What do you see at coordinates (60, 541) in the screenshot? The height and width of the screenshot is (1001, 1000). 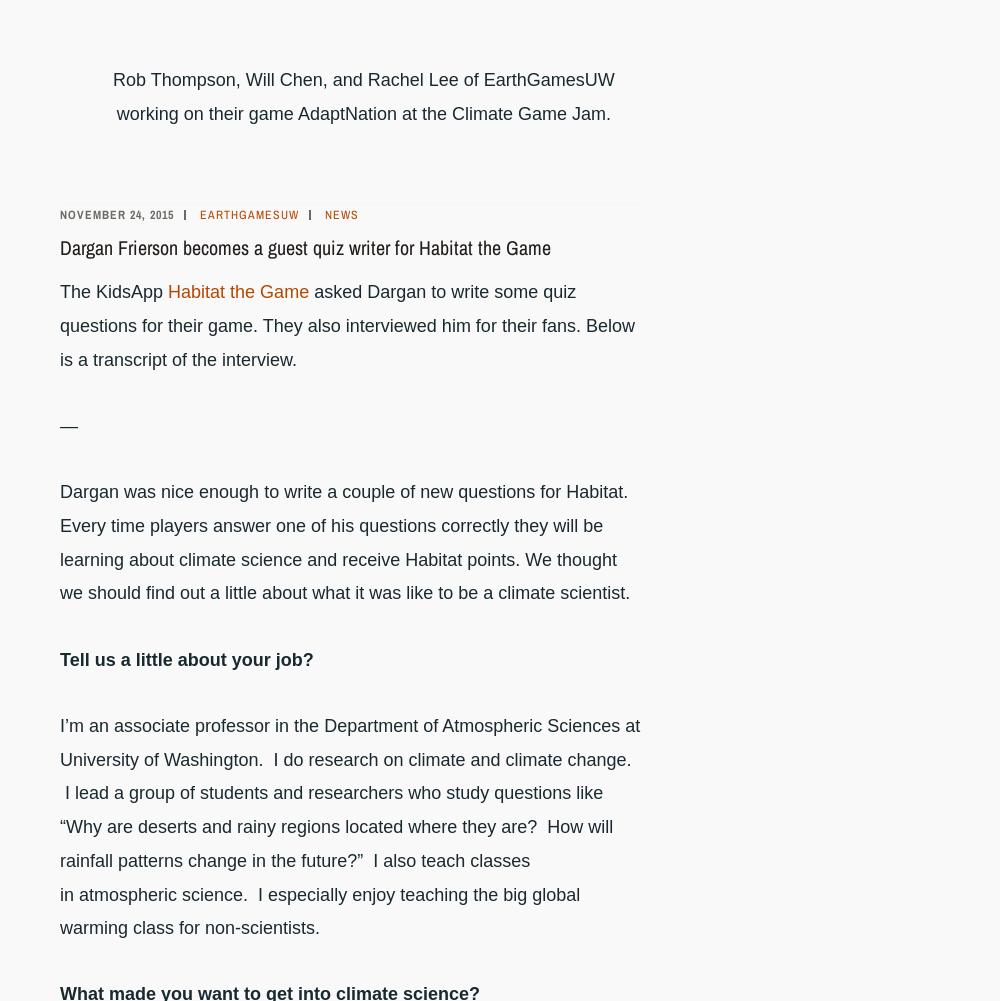 I see `'Dargan was nice enough to write a couple of new questions for Habitat. Every time players answer one of his questions correctly they will be learning about climate science and receive Habitat points. We thought we should find out a little about what it was like to be a climate scientist.'` at bounding box center [60, 541].